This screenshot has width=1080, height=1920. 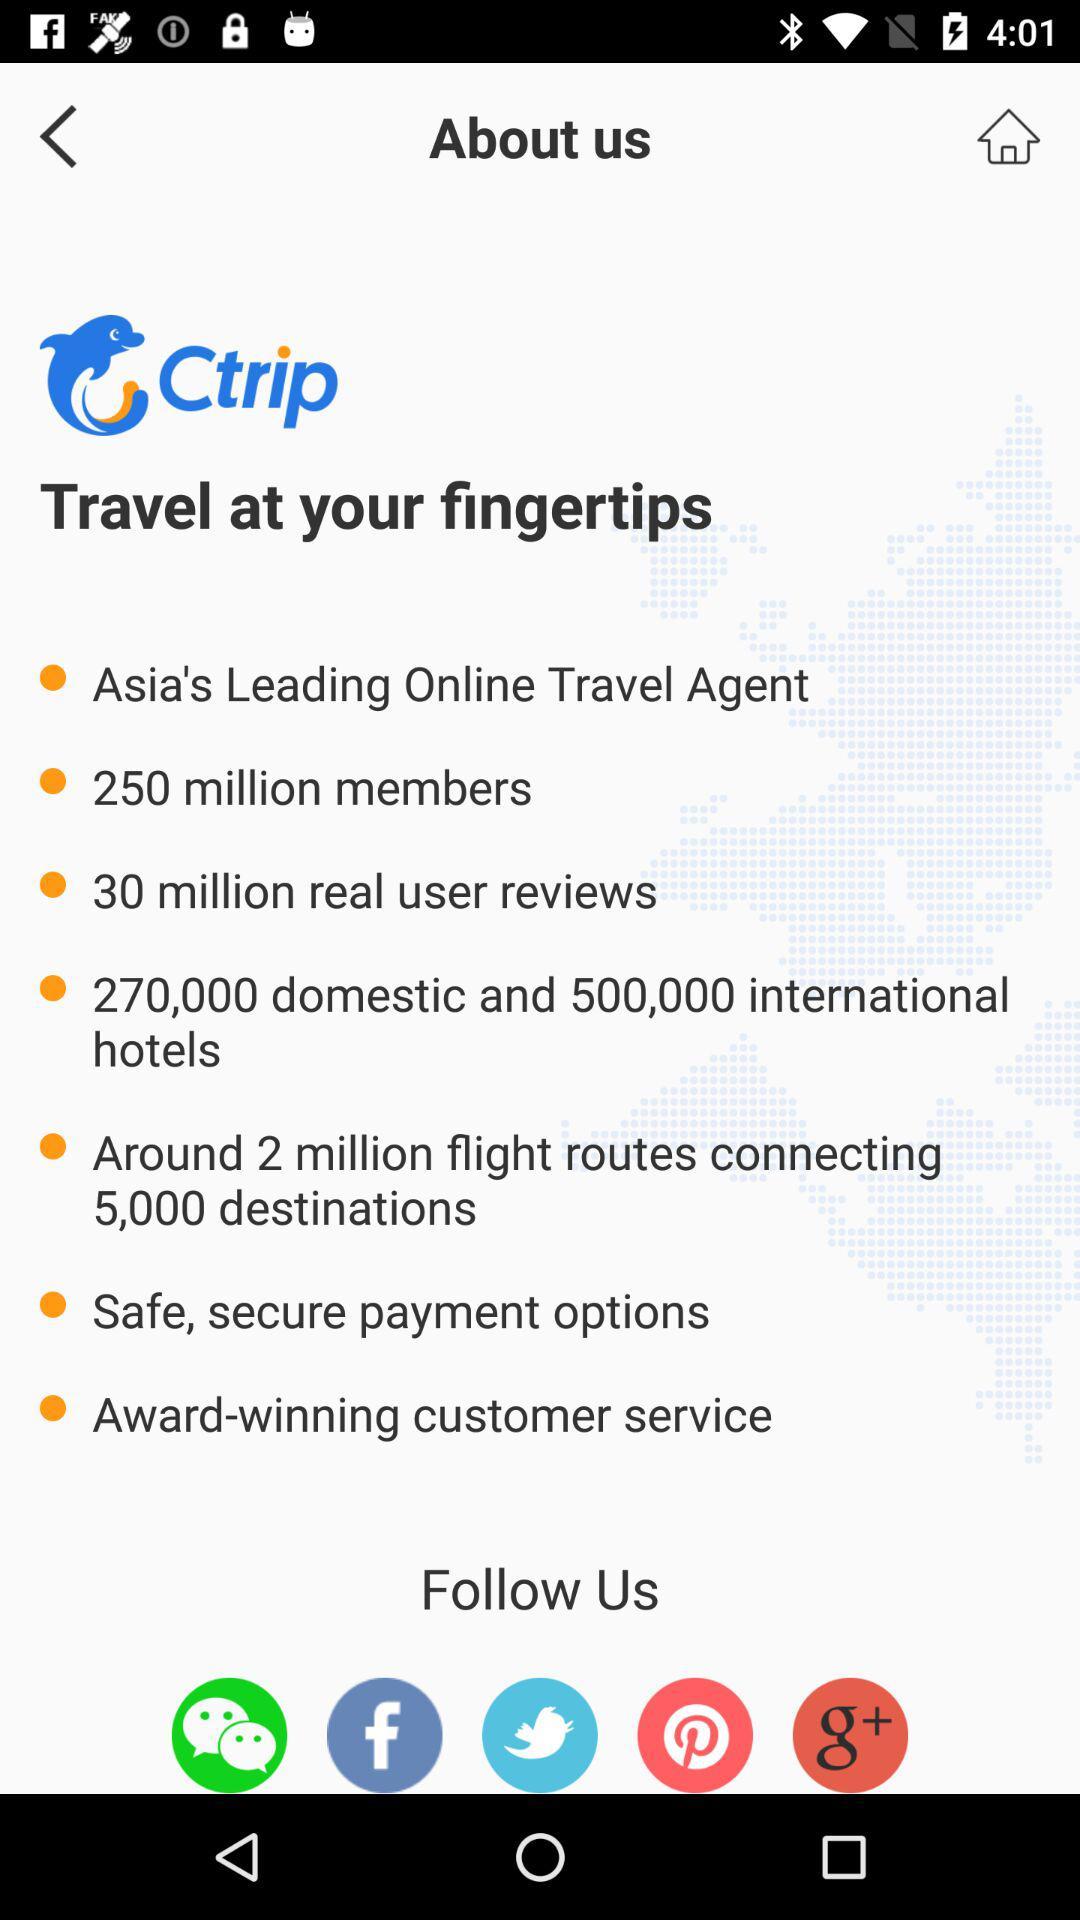 What do you see at coordinates (540, 1734) in the screenshot?
I see `the twitter icon` at bounding box center [540, 1734].